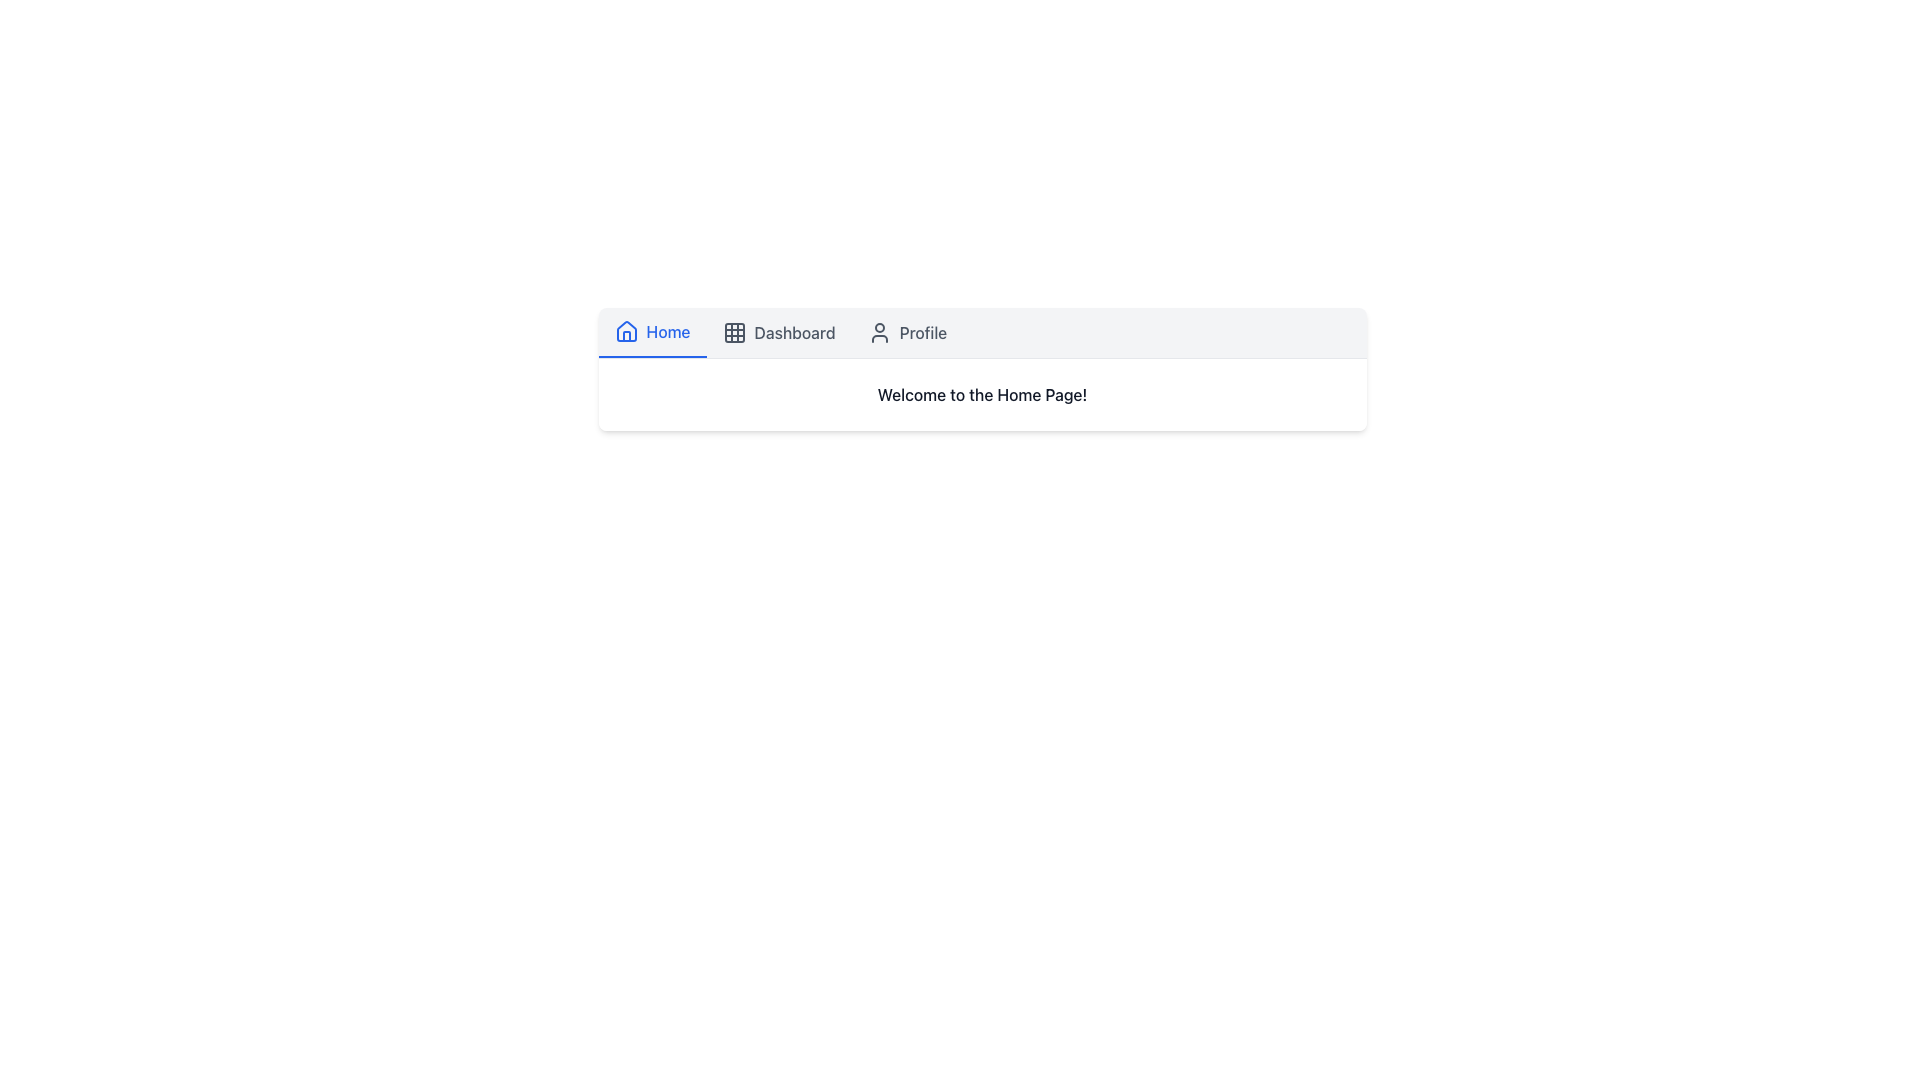  Describe the element at coordinates (777, 331) in the screenshot. I see `the 'Dashboard' hyperlink button with a grid icon` at that location.